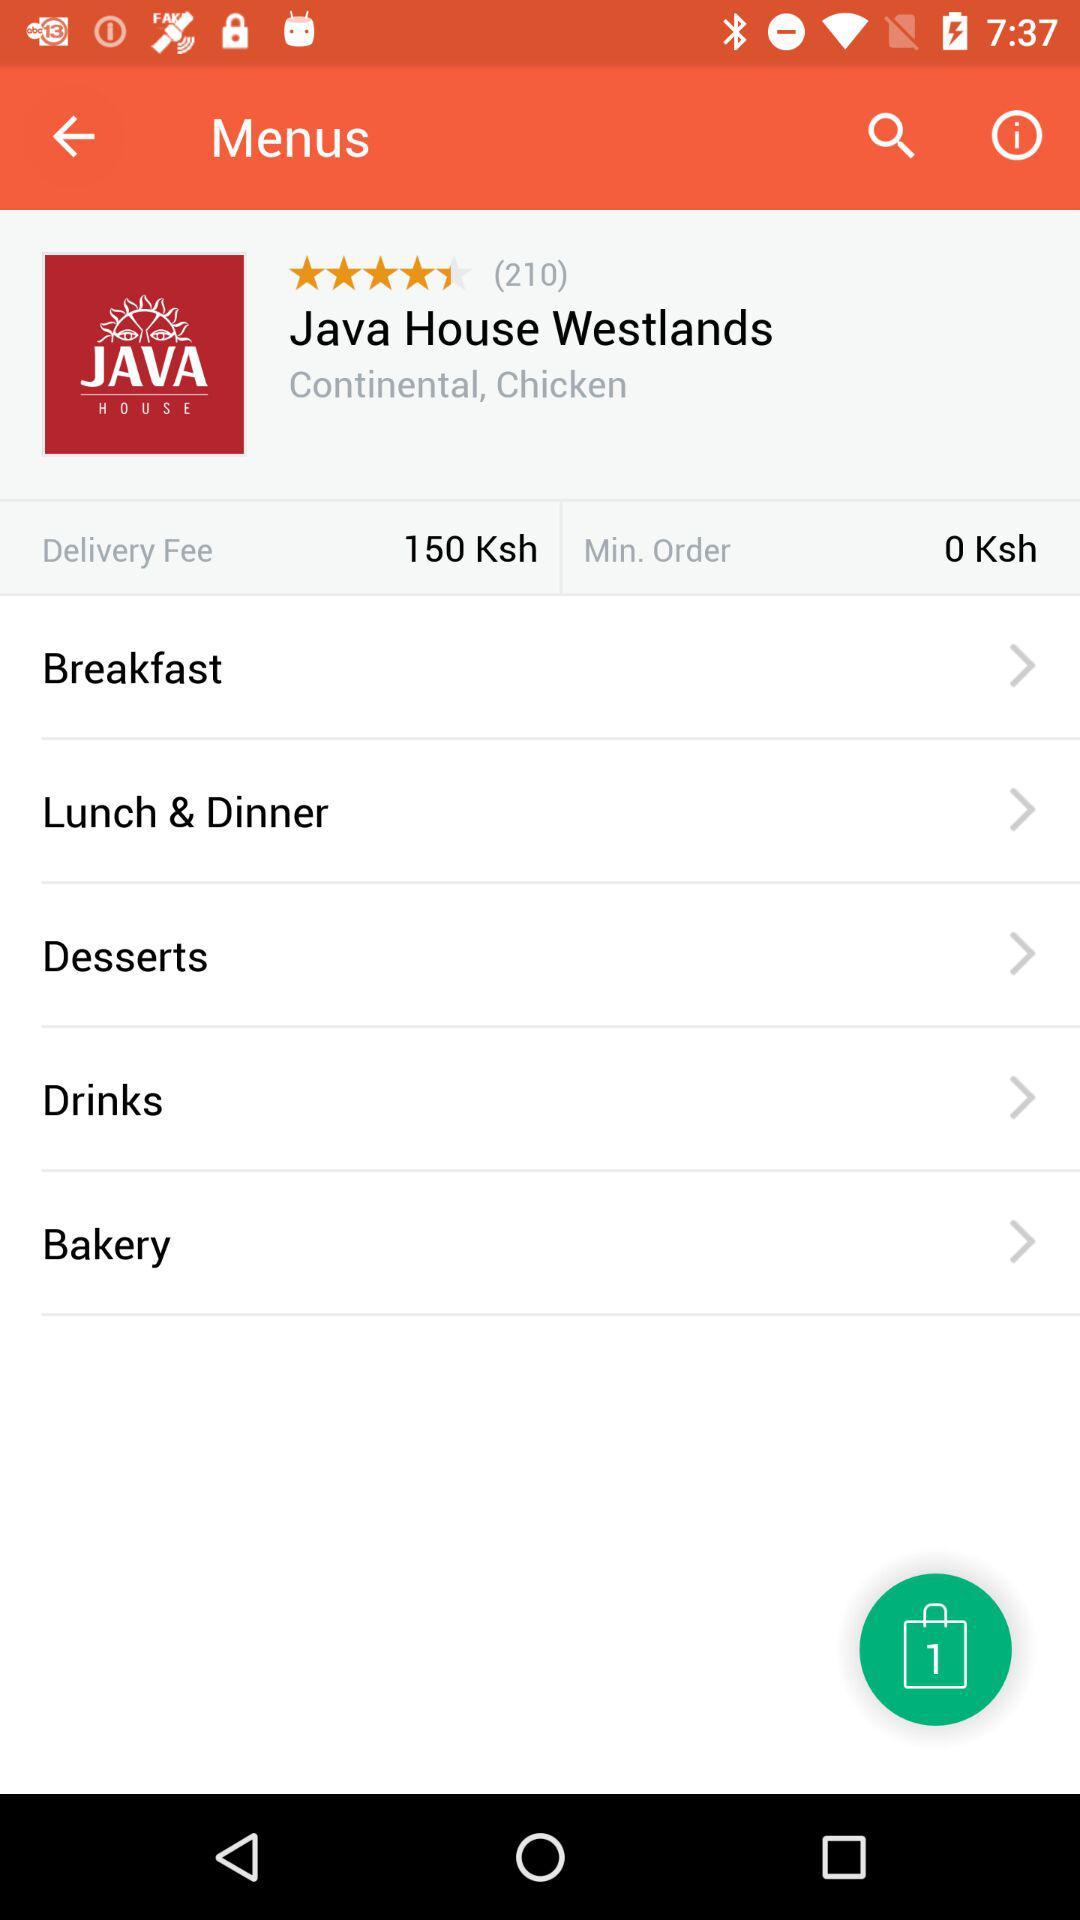 The image size is (1080, 1920). Describe the element at coordinates (560, 1170) in the screenshot. I see `icon above the bakery icon` at that location.